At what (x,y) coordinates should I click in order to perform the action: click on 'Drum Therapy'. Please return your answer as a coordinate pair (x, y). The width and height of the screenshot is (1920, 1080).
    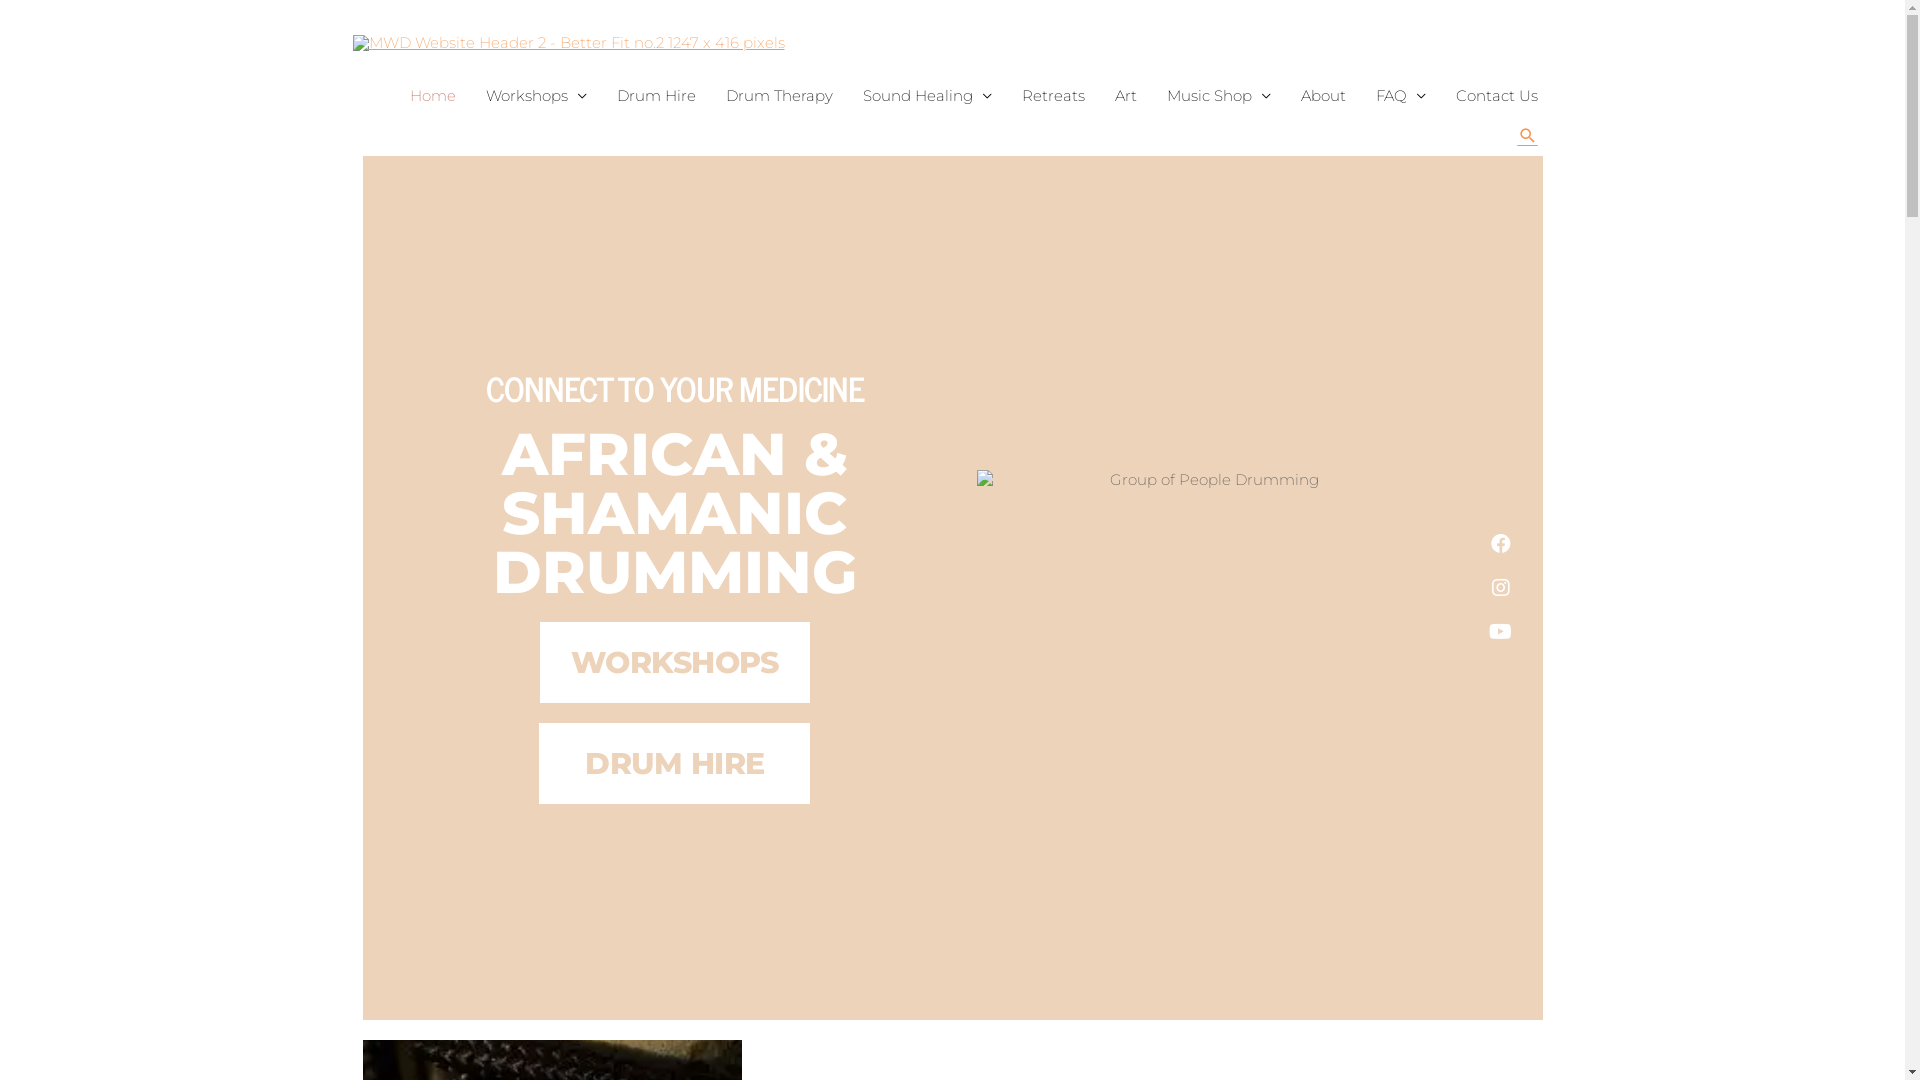
    Looking at the image, I should click on (777, 96).